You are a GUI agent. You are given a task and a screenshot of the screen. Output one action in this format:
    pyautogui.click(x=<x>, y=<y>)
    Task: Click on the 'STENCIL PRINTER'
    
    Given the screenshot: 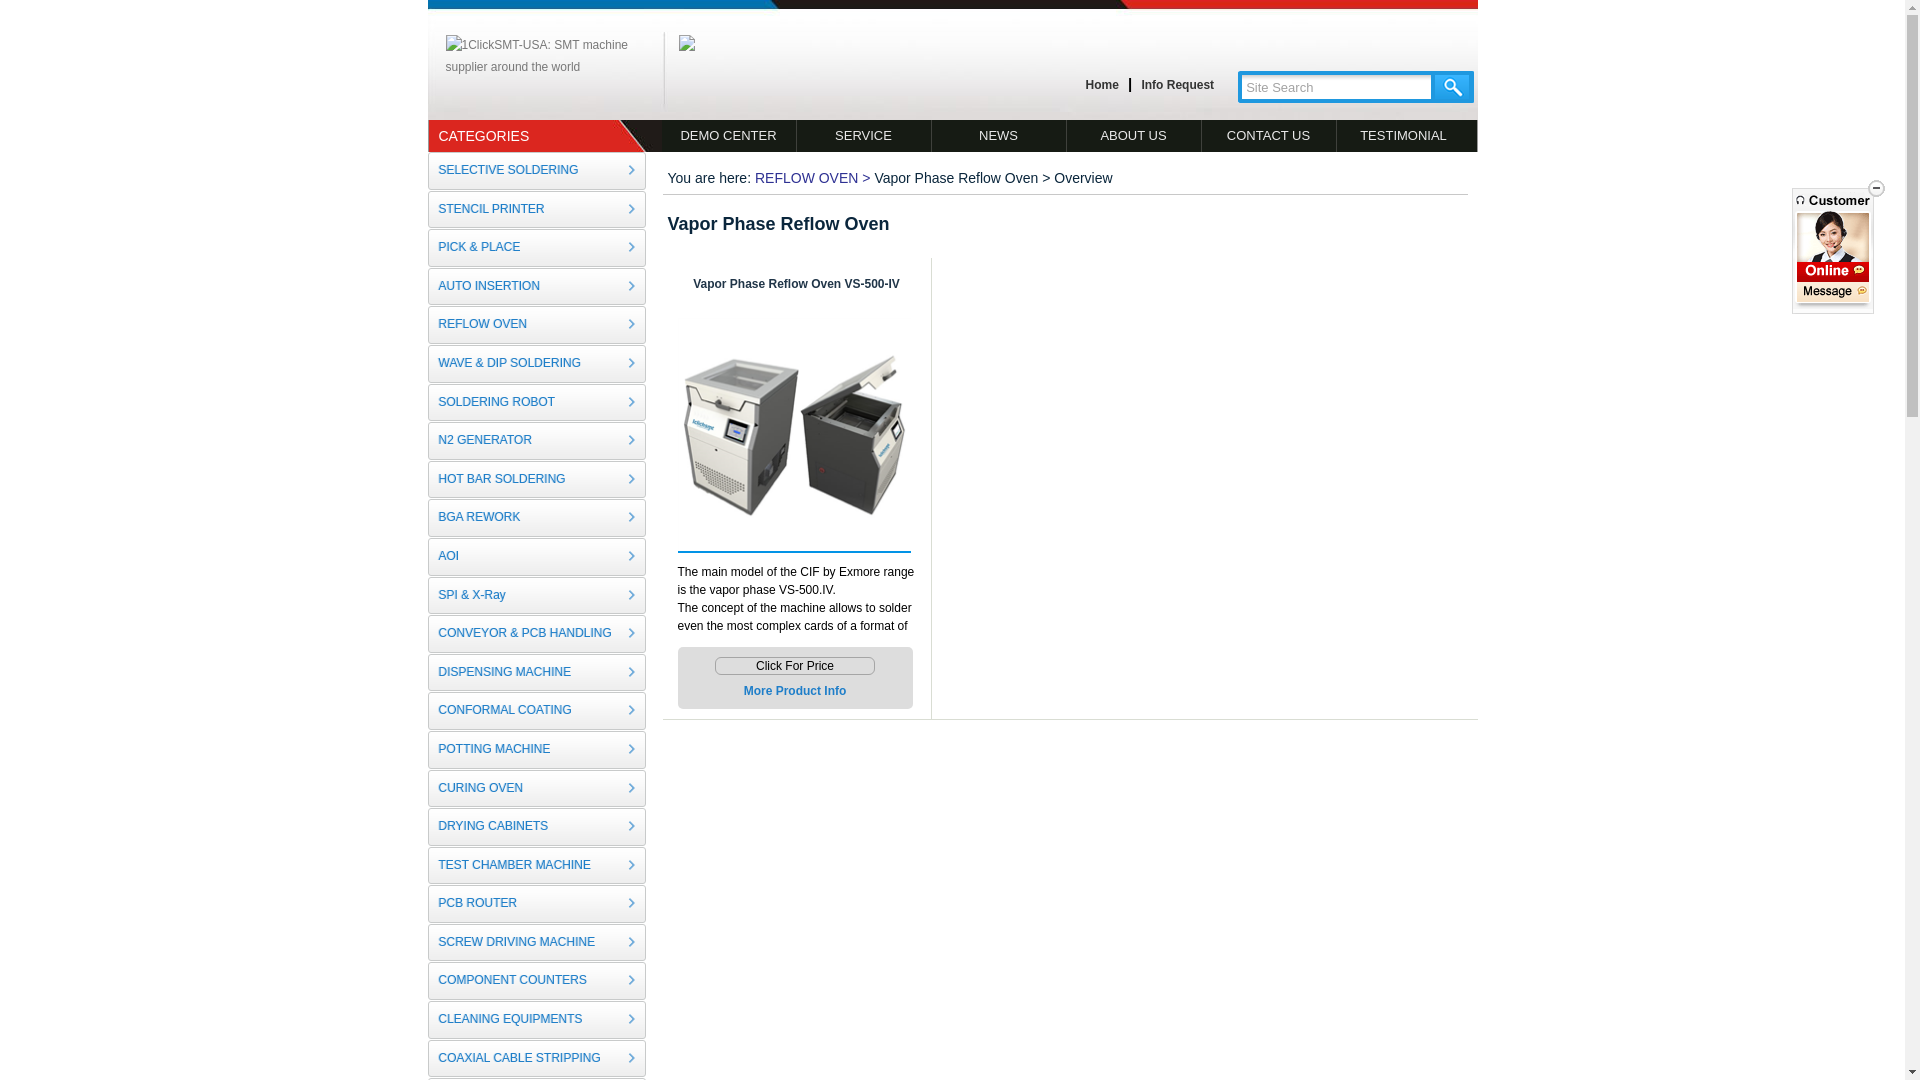 What is the action you would take?
    pyautogui.click(x=537, y=209)
    